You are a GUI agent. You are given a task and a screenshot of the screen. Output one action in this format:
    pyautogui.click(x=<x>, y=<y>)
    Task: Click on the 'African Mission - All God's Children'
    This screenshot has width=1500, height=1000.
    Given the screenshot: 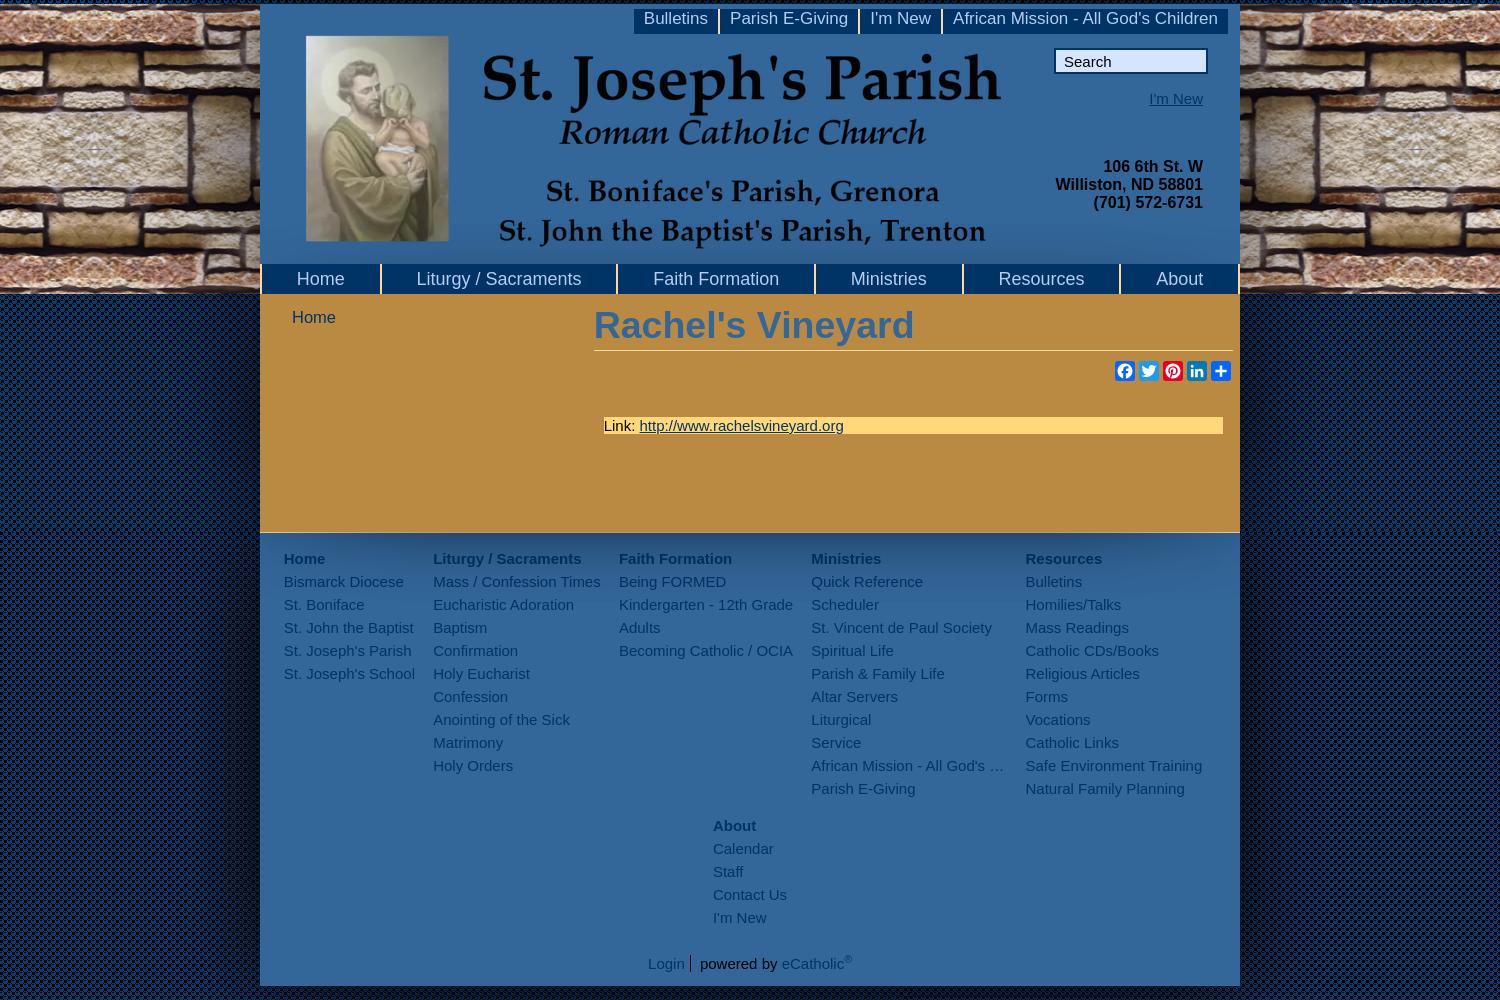 What is the action you would take?
    pyautogui.click(x=811, y=765)
    